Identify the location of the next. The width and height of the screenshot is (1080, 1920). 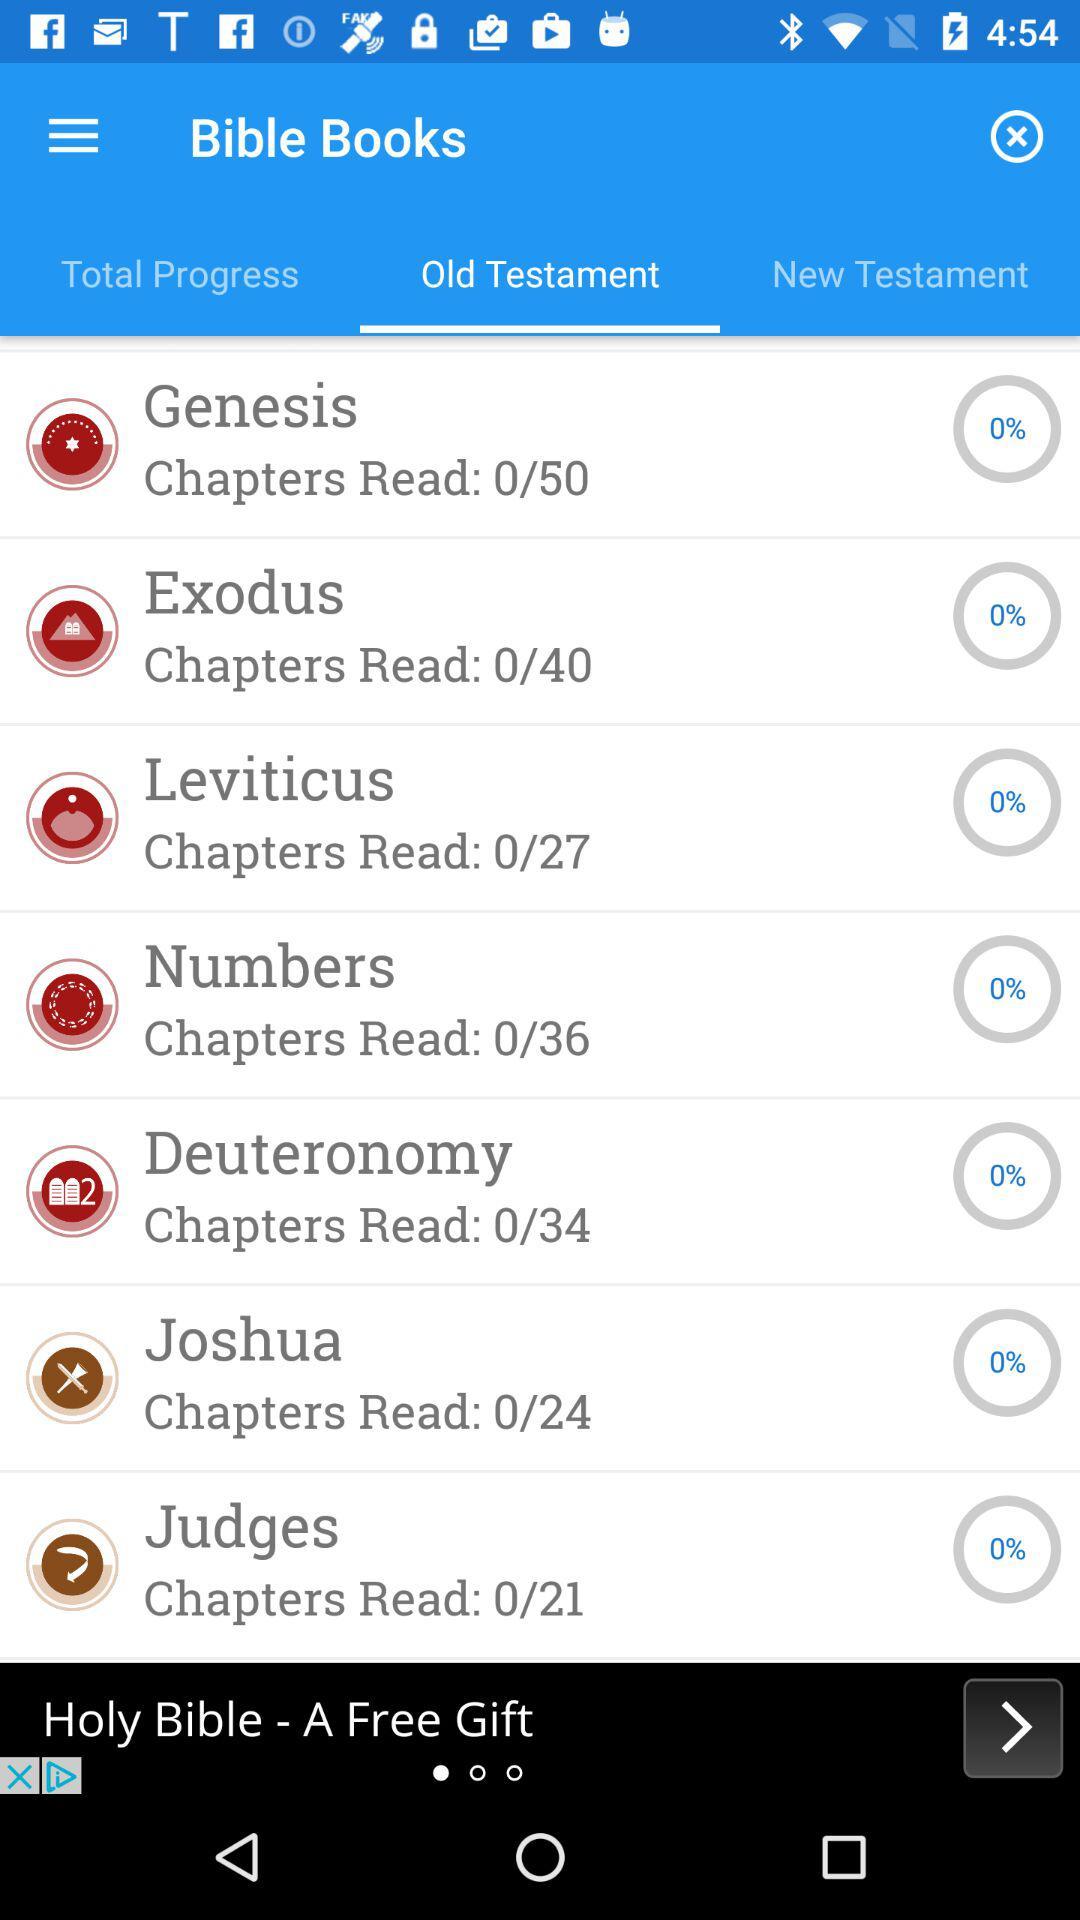
(540, 1727).